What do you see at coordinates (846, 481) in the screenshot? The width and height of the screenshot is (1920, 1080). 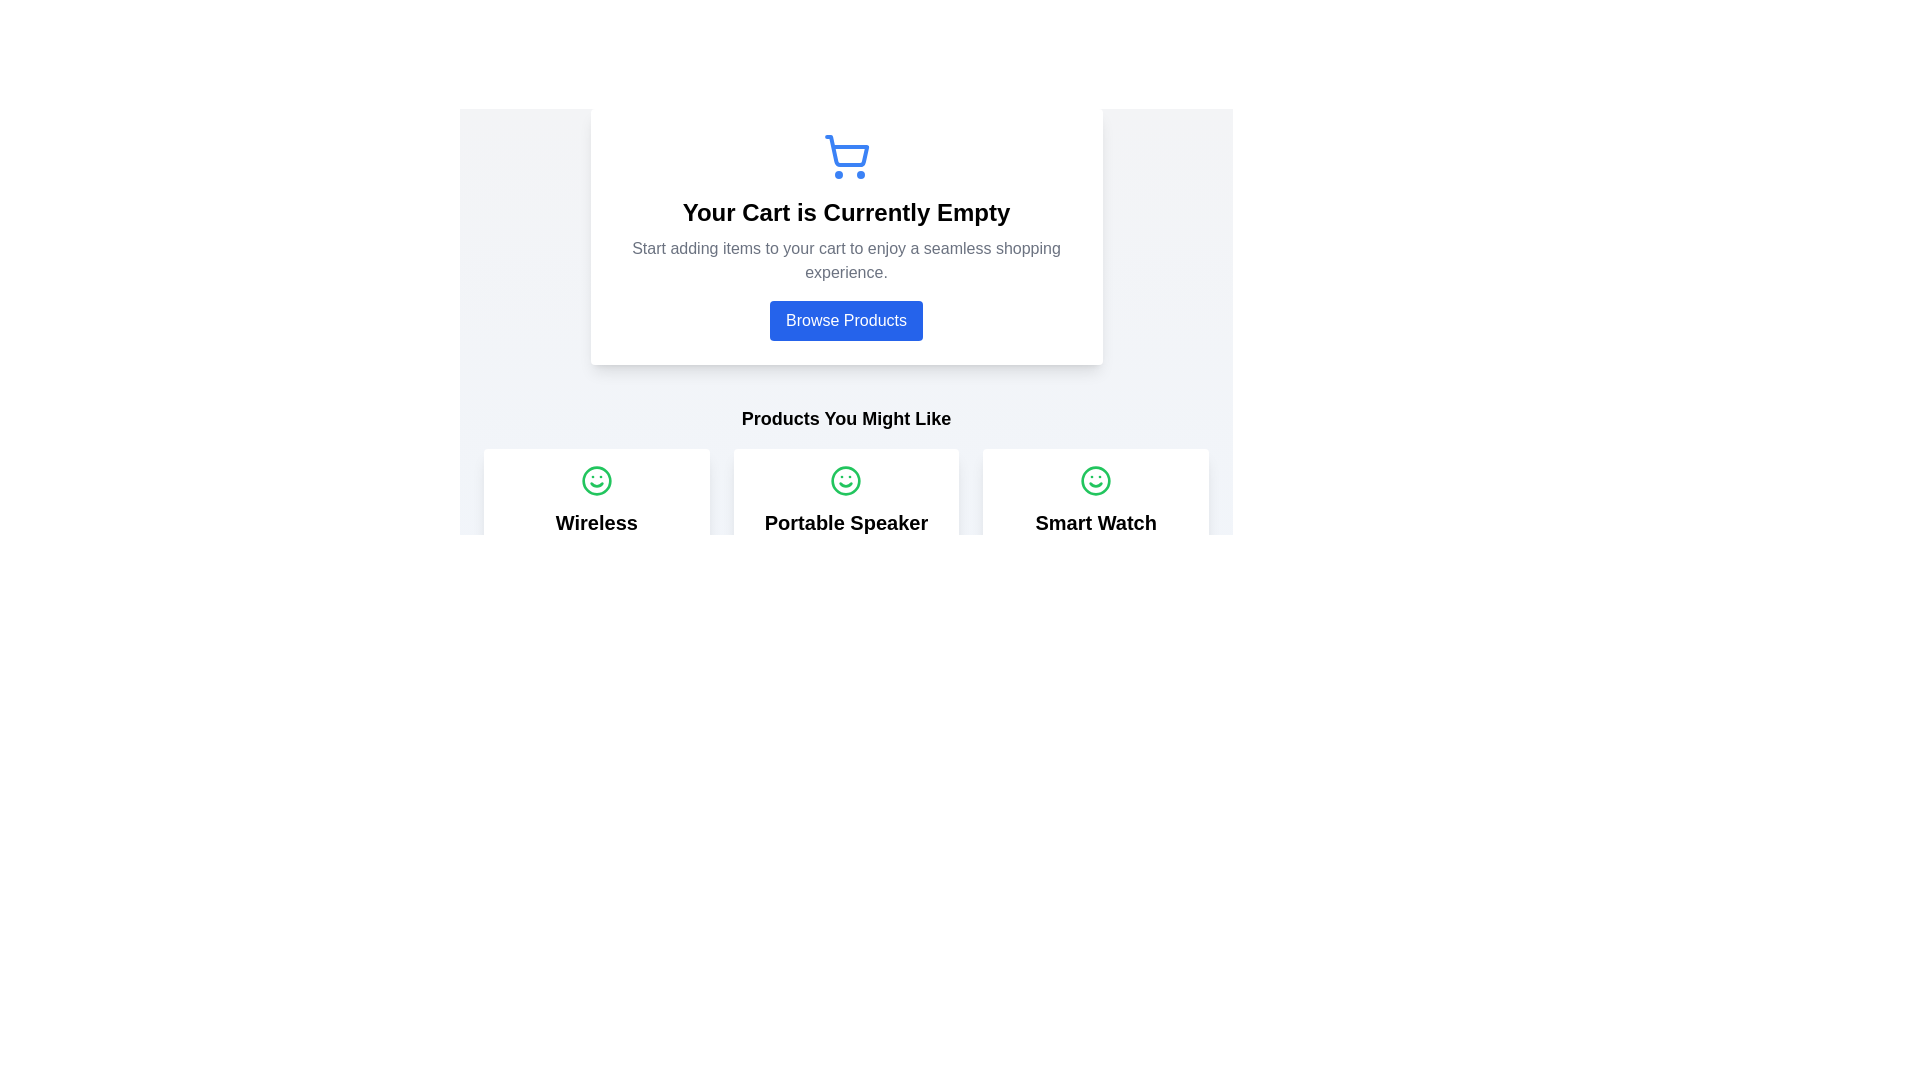 I see `the decorative smiley face icon representing the 'Portable Speaker' product suggestion, located in the middle position of three similar icons` at bounding box center [846, 481].